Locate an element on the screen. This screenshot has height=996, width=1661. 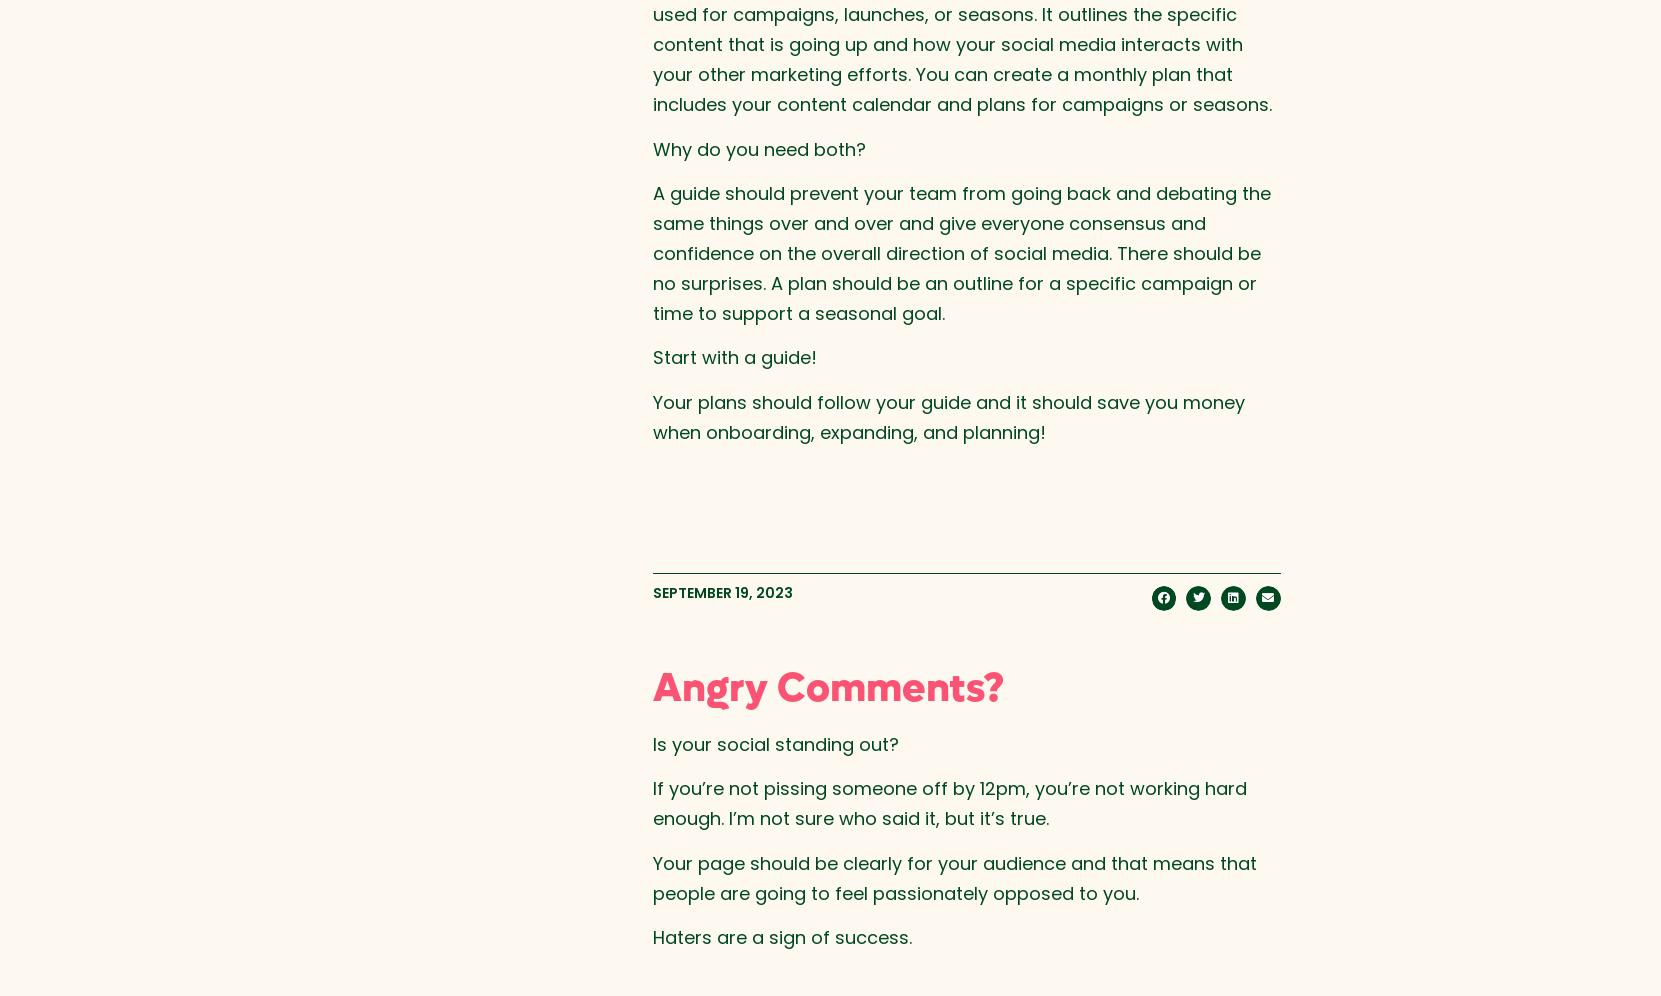
'Angry Comments?' is located at coordinates (651, 687).